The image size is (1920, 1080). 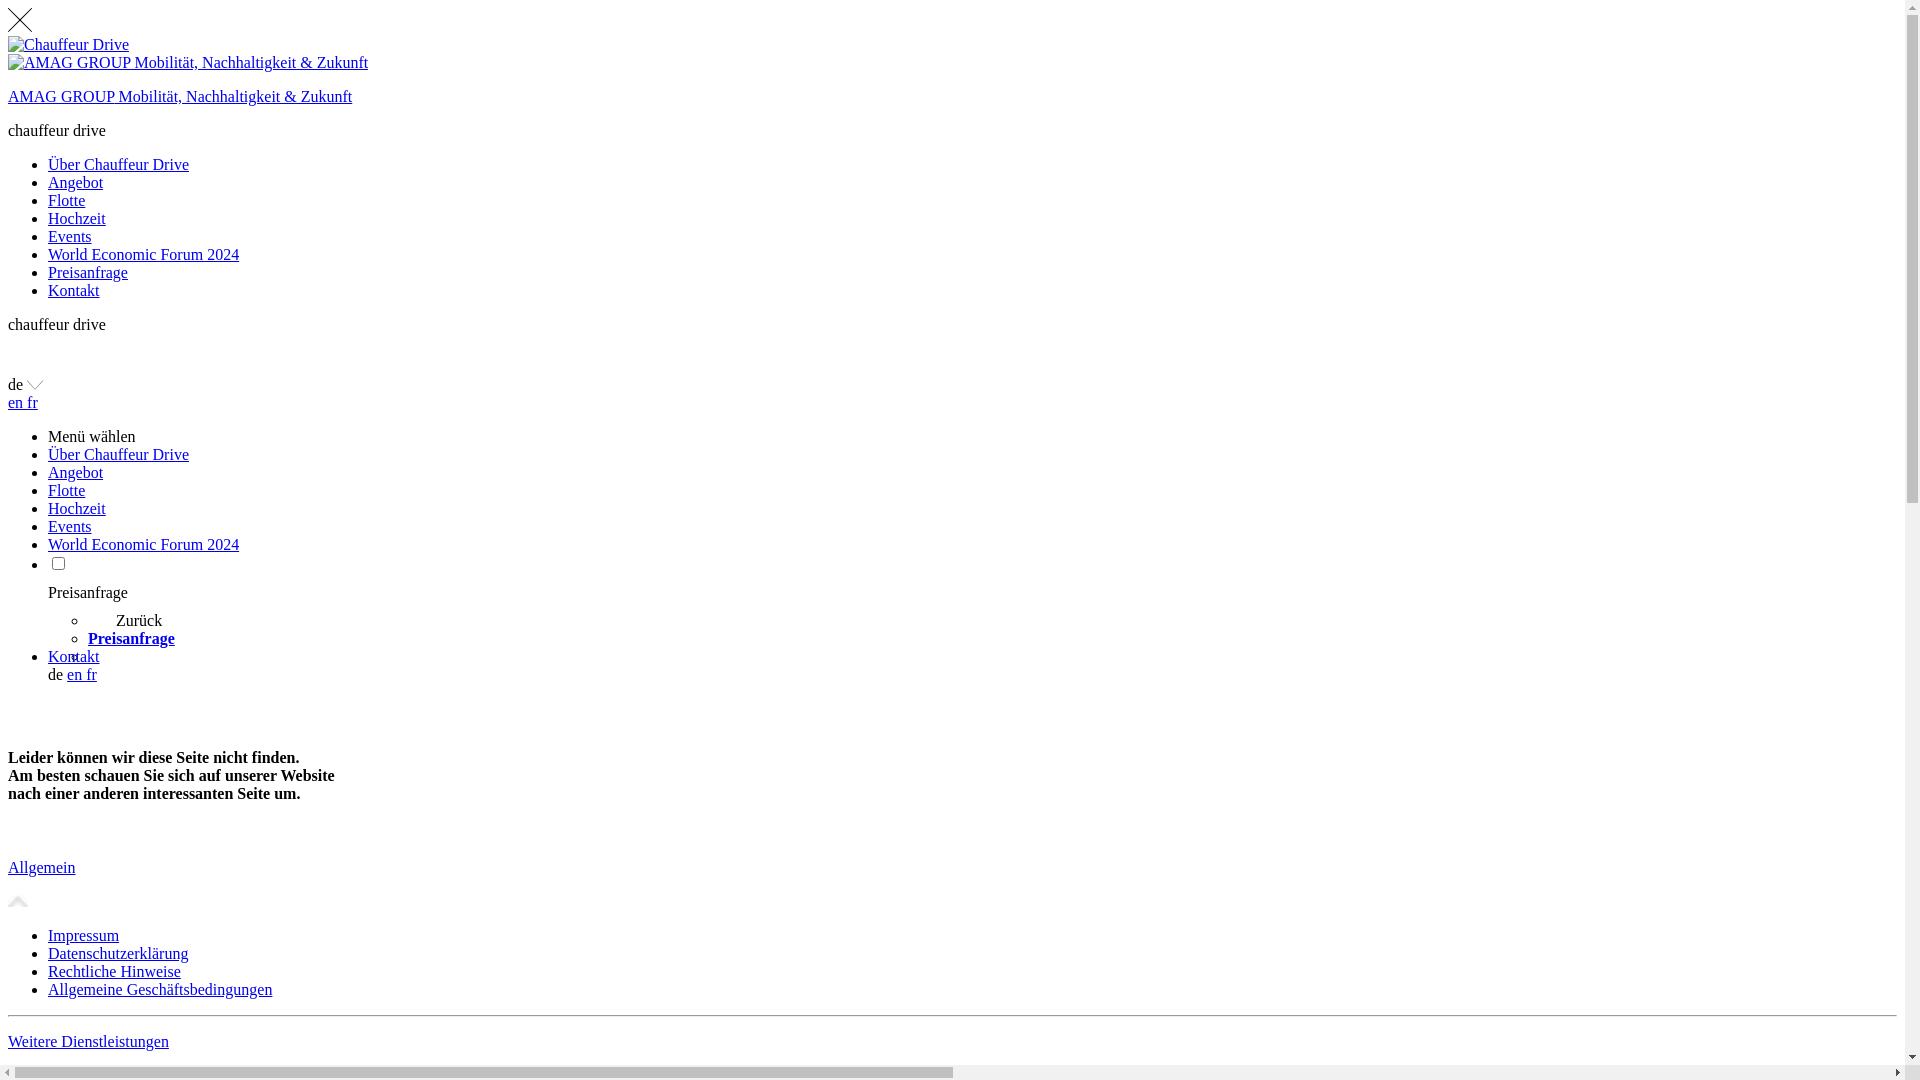 I want to click on 'Impressum', so click(x=48, y=935).